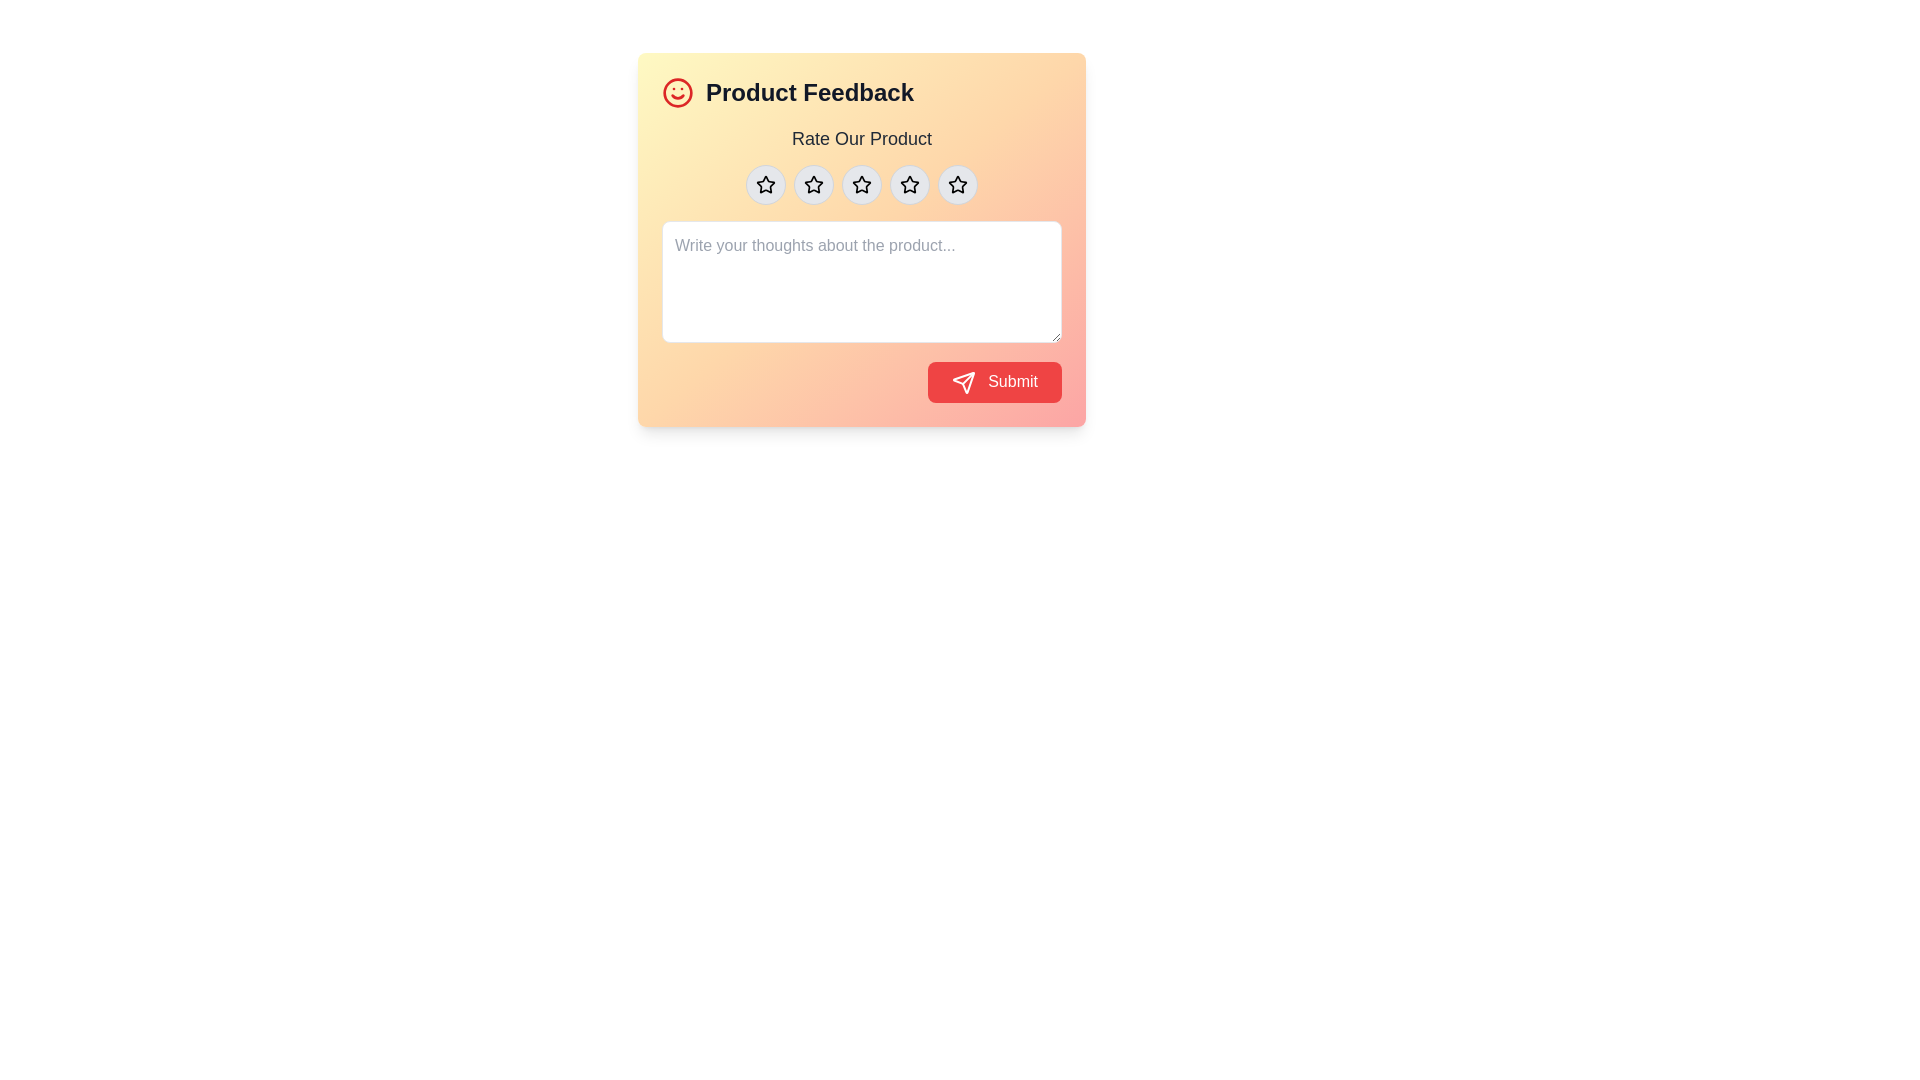 Image resolution: width=1920 pixels, height=1080 pixels. I want to click on the rightmost circular interactive star button in the 'Rate Our Product' section of the 'Product Feedback' form, so click(957, 185).